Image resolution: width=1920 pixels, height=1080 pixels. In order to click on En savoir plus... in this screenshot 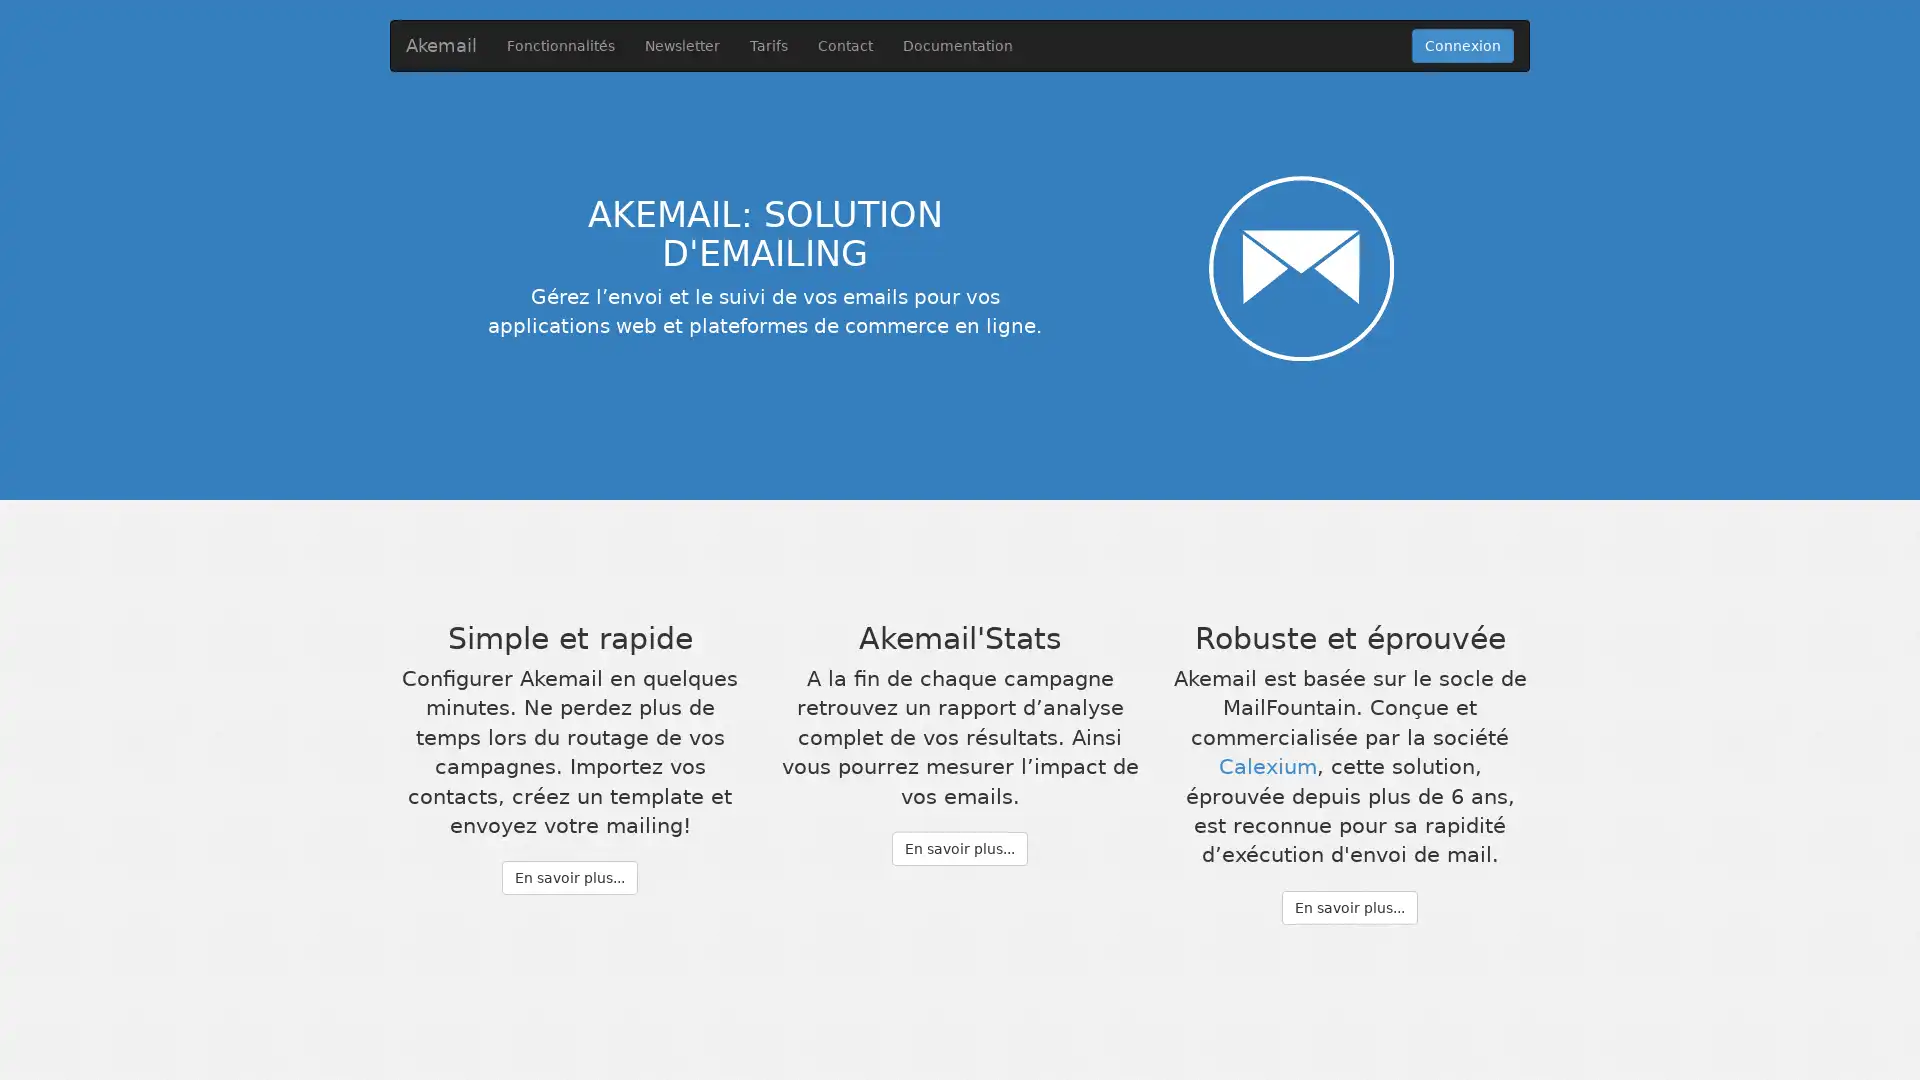, I will do `click(960, 848)`.